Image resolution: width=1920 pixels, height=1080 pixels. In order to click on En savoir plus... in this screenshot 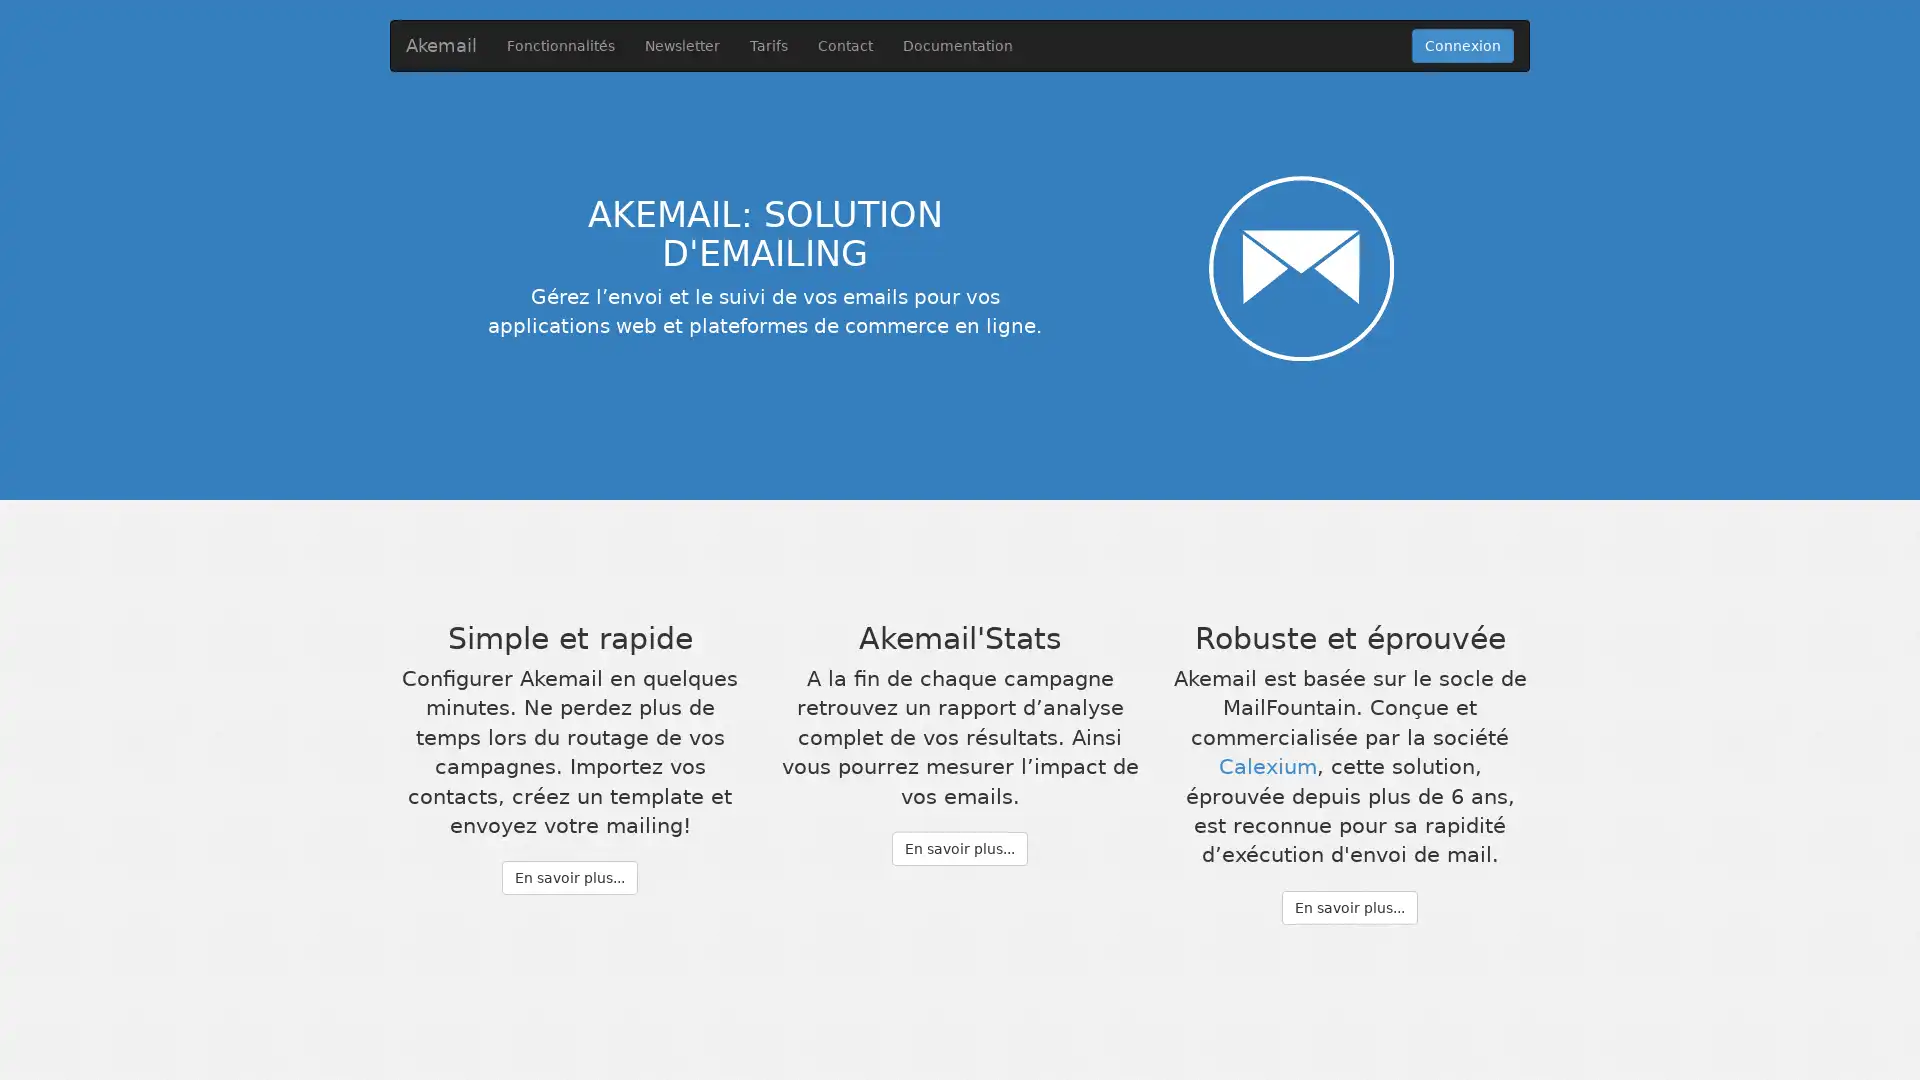, I will do `click(960, 848)`.